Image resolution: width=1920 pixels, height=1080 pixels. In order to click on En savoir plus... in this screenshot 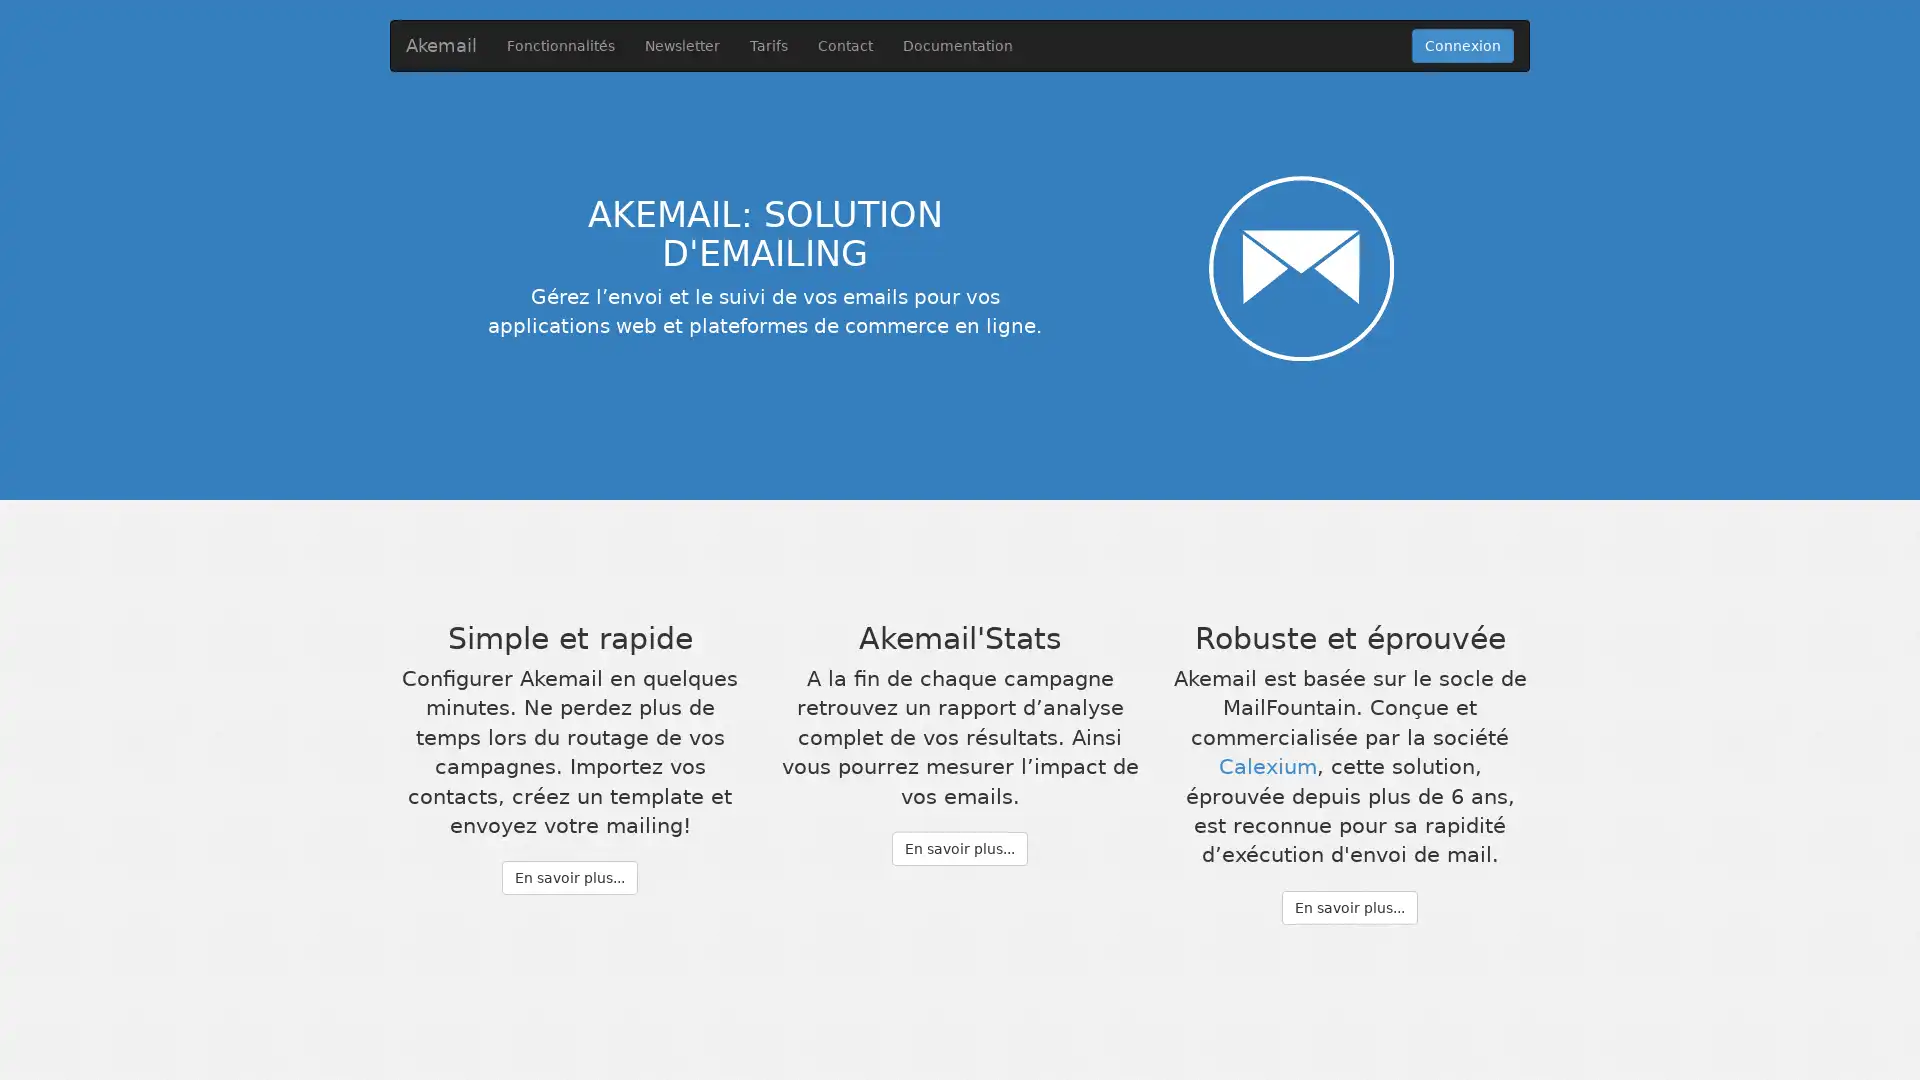, I will do `click(960, 848)`.